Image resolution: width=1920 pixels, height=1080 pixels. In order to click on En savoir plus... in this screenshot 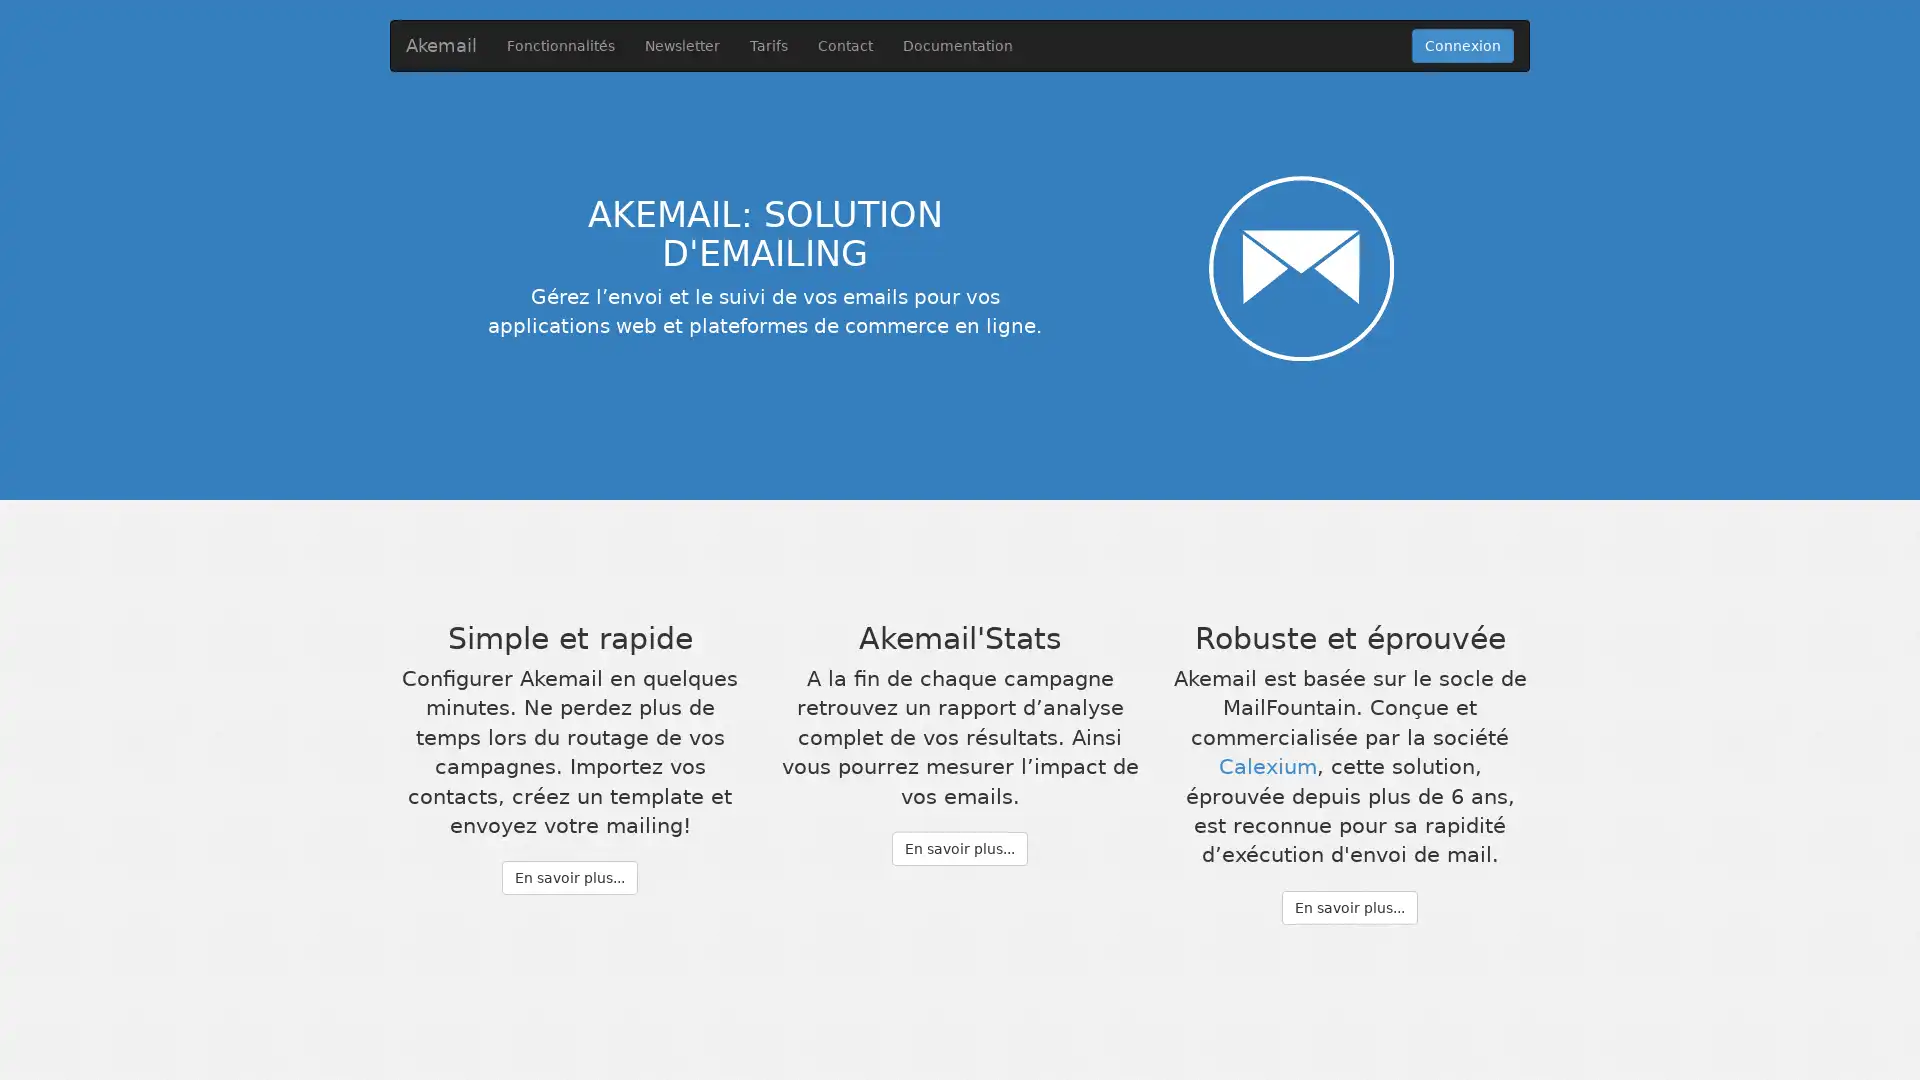, I will do `click(960, 848)`.